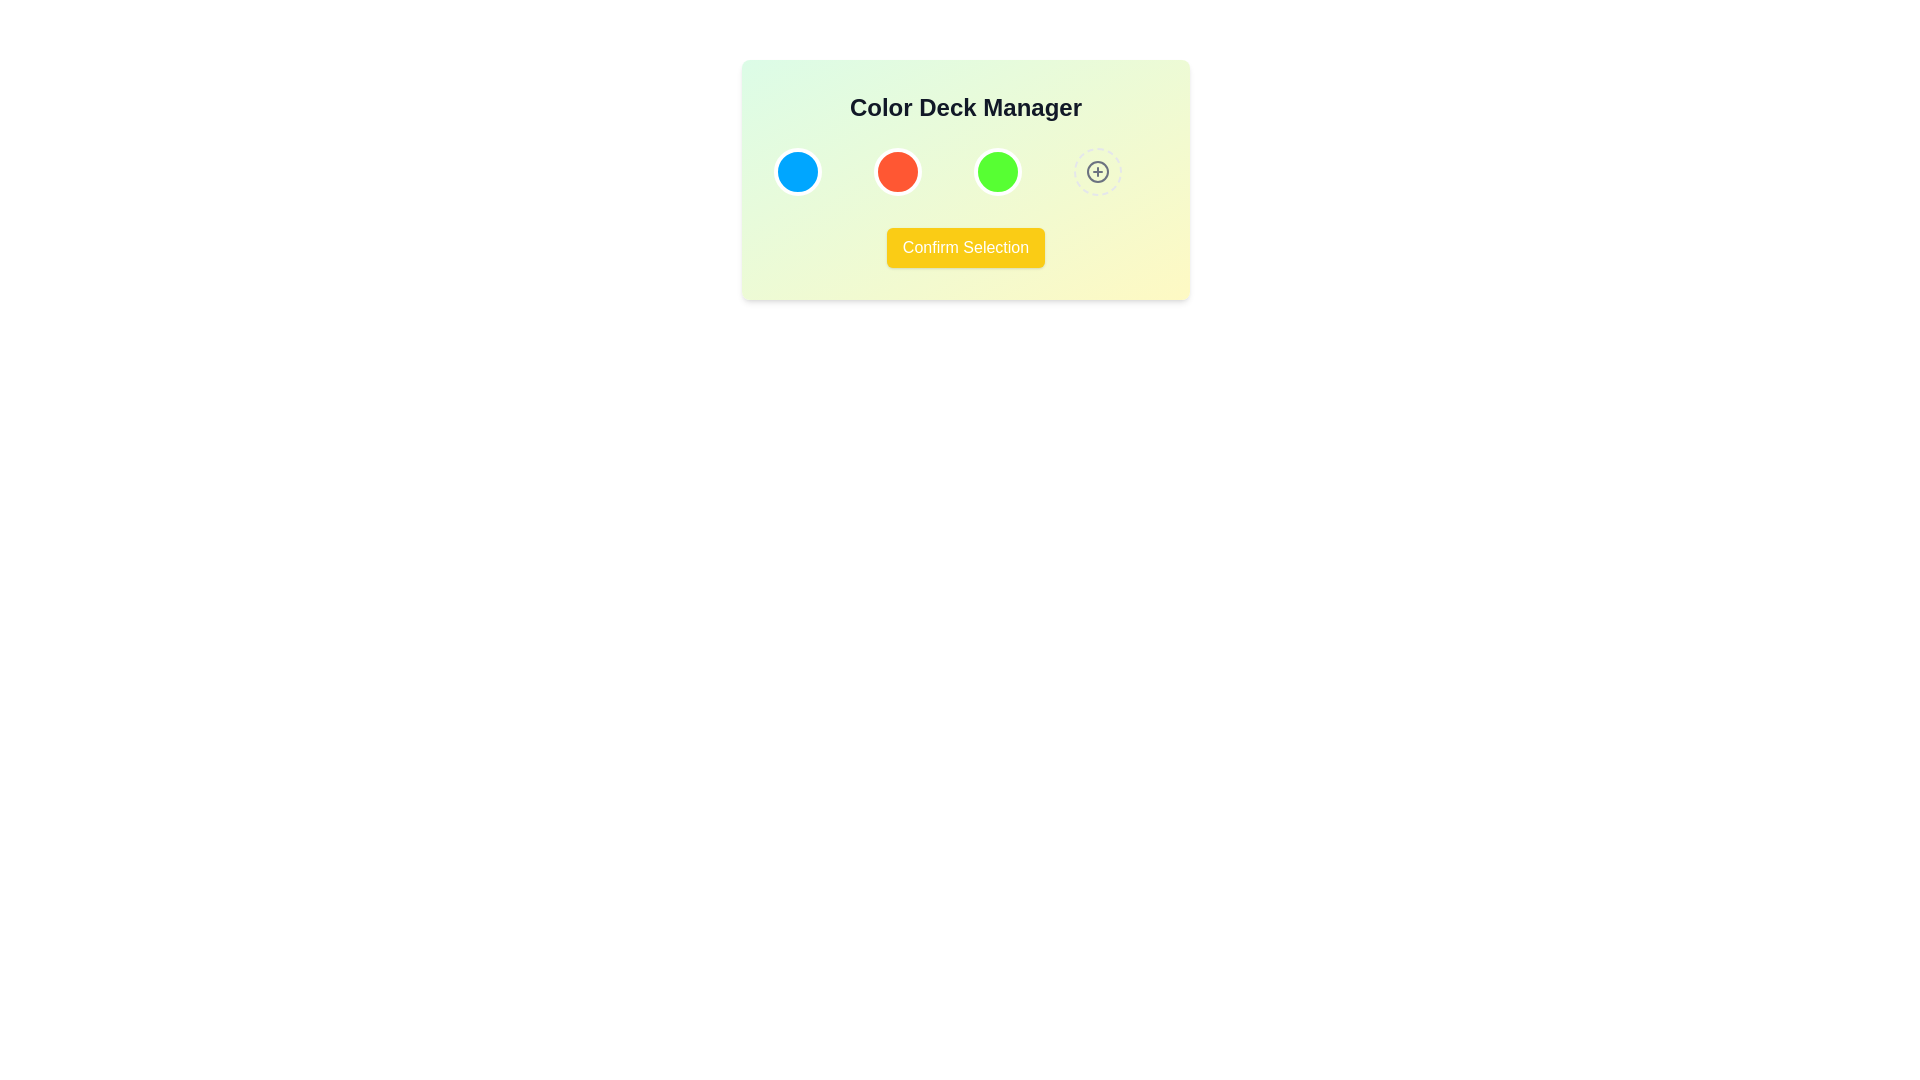 The image size is (1920, 1080). What do you see at coordinates (796, 171) in the screenshot?
I see `the first selectable circle located near the top center of the interface, positioned to the left of two other colored circles and an outlined circle to the far right` at bounding box center [796, 171].